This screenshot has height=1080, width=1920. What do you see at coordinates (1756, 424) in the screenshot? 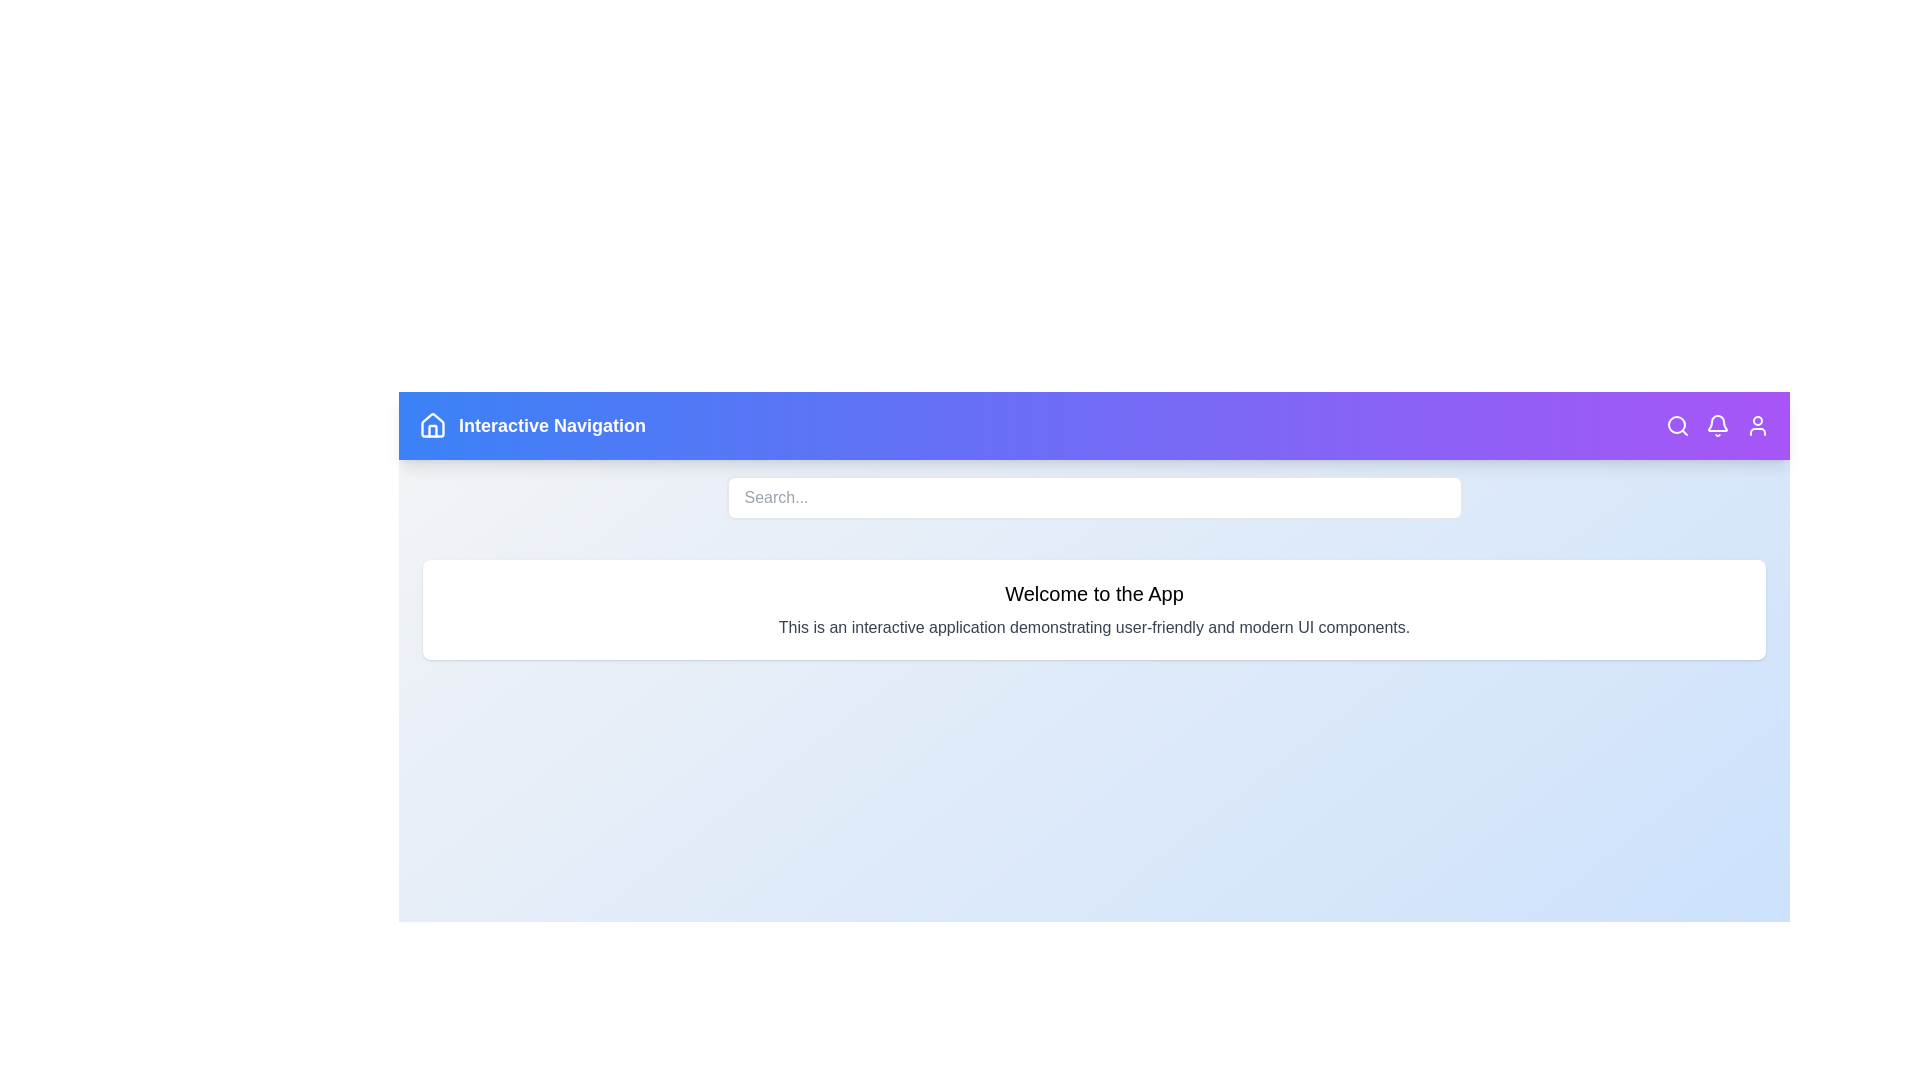
I see `the User icon to access the user profile or settings` at bounding box center [1756, 424].